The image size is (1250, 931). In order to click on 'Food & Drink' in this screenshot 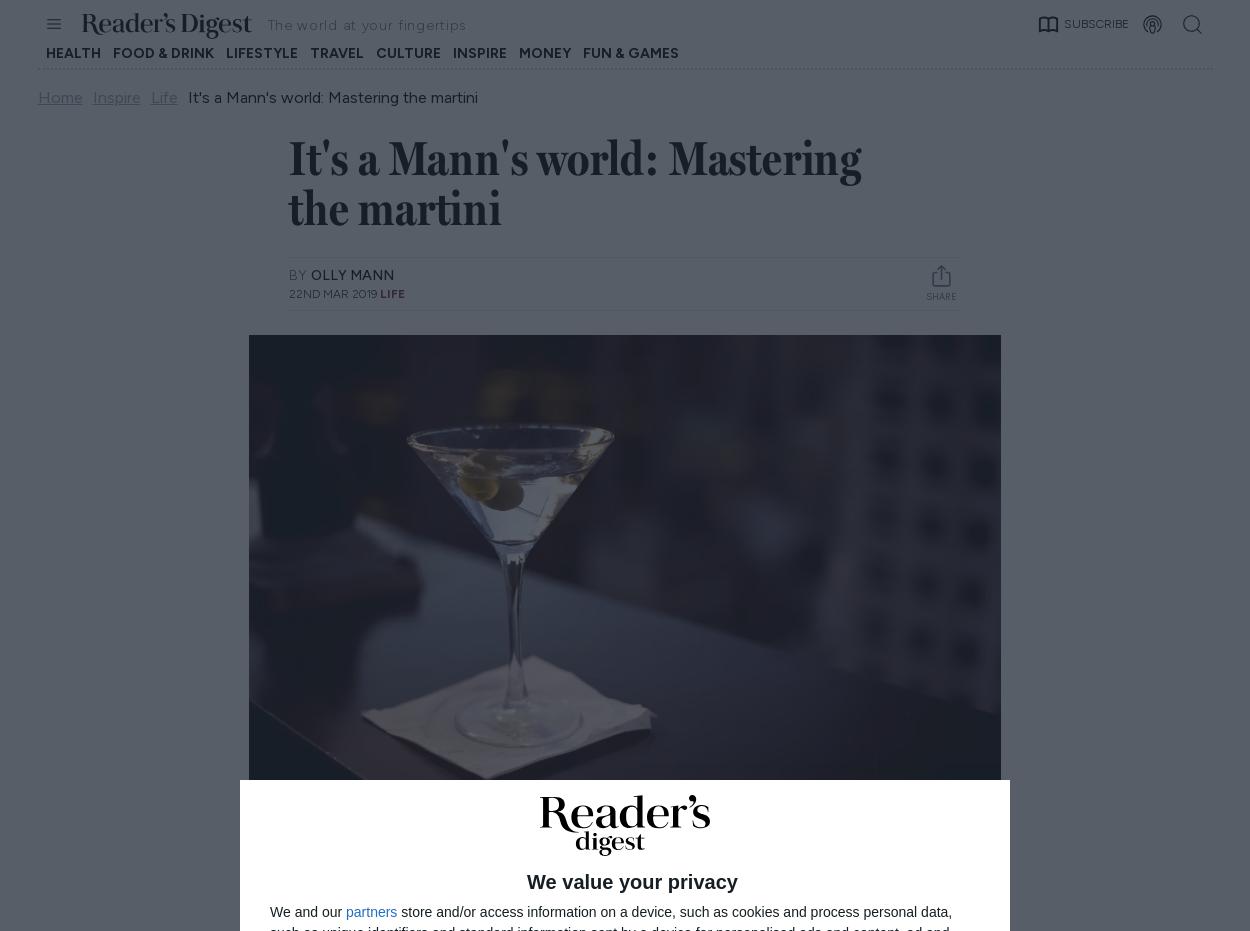, I will do `click(162, 52)`.